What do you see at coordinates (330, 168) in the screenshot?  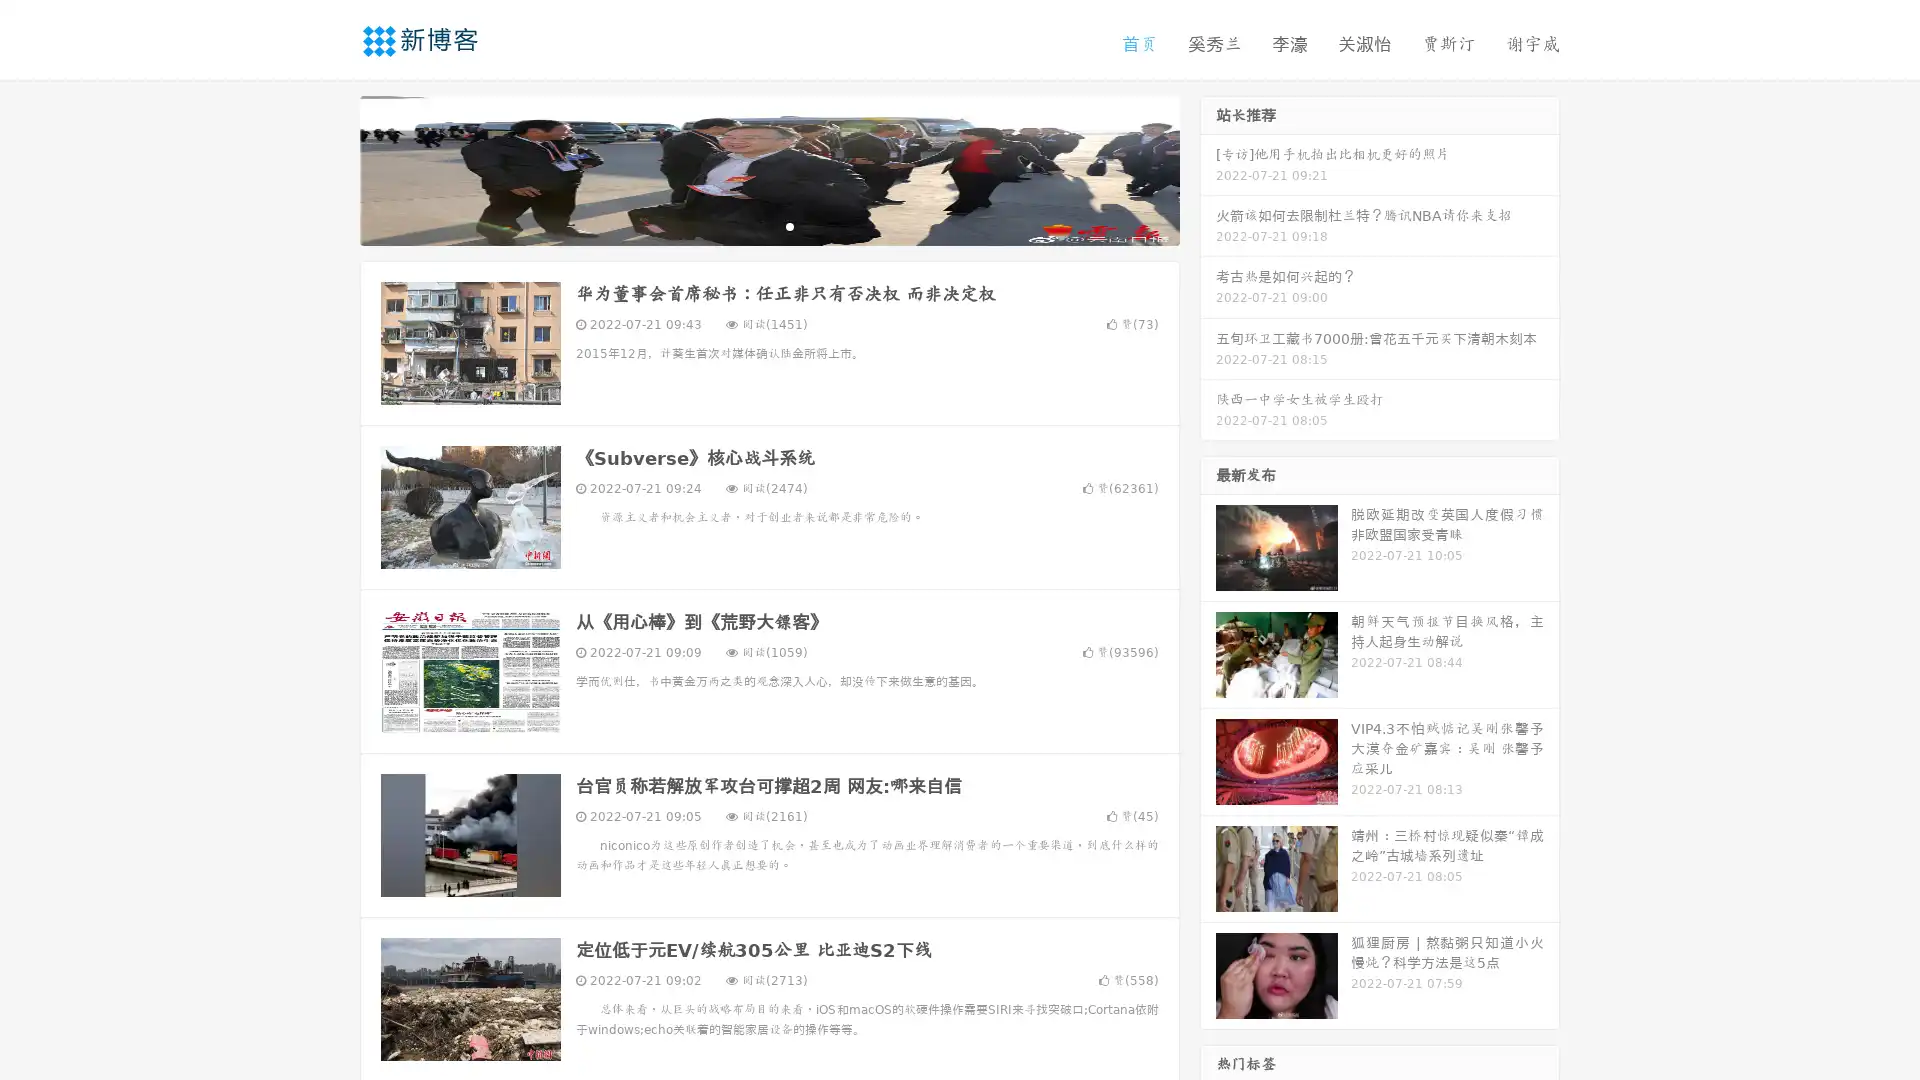 I see `Previous slide` at bounding box center [330, 168].